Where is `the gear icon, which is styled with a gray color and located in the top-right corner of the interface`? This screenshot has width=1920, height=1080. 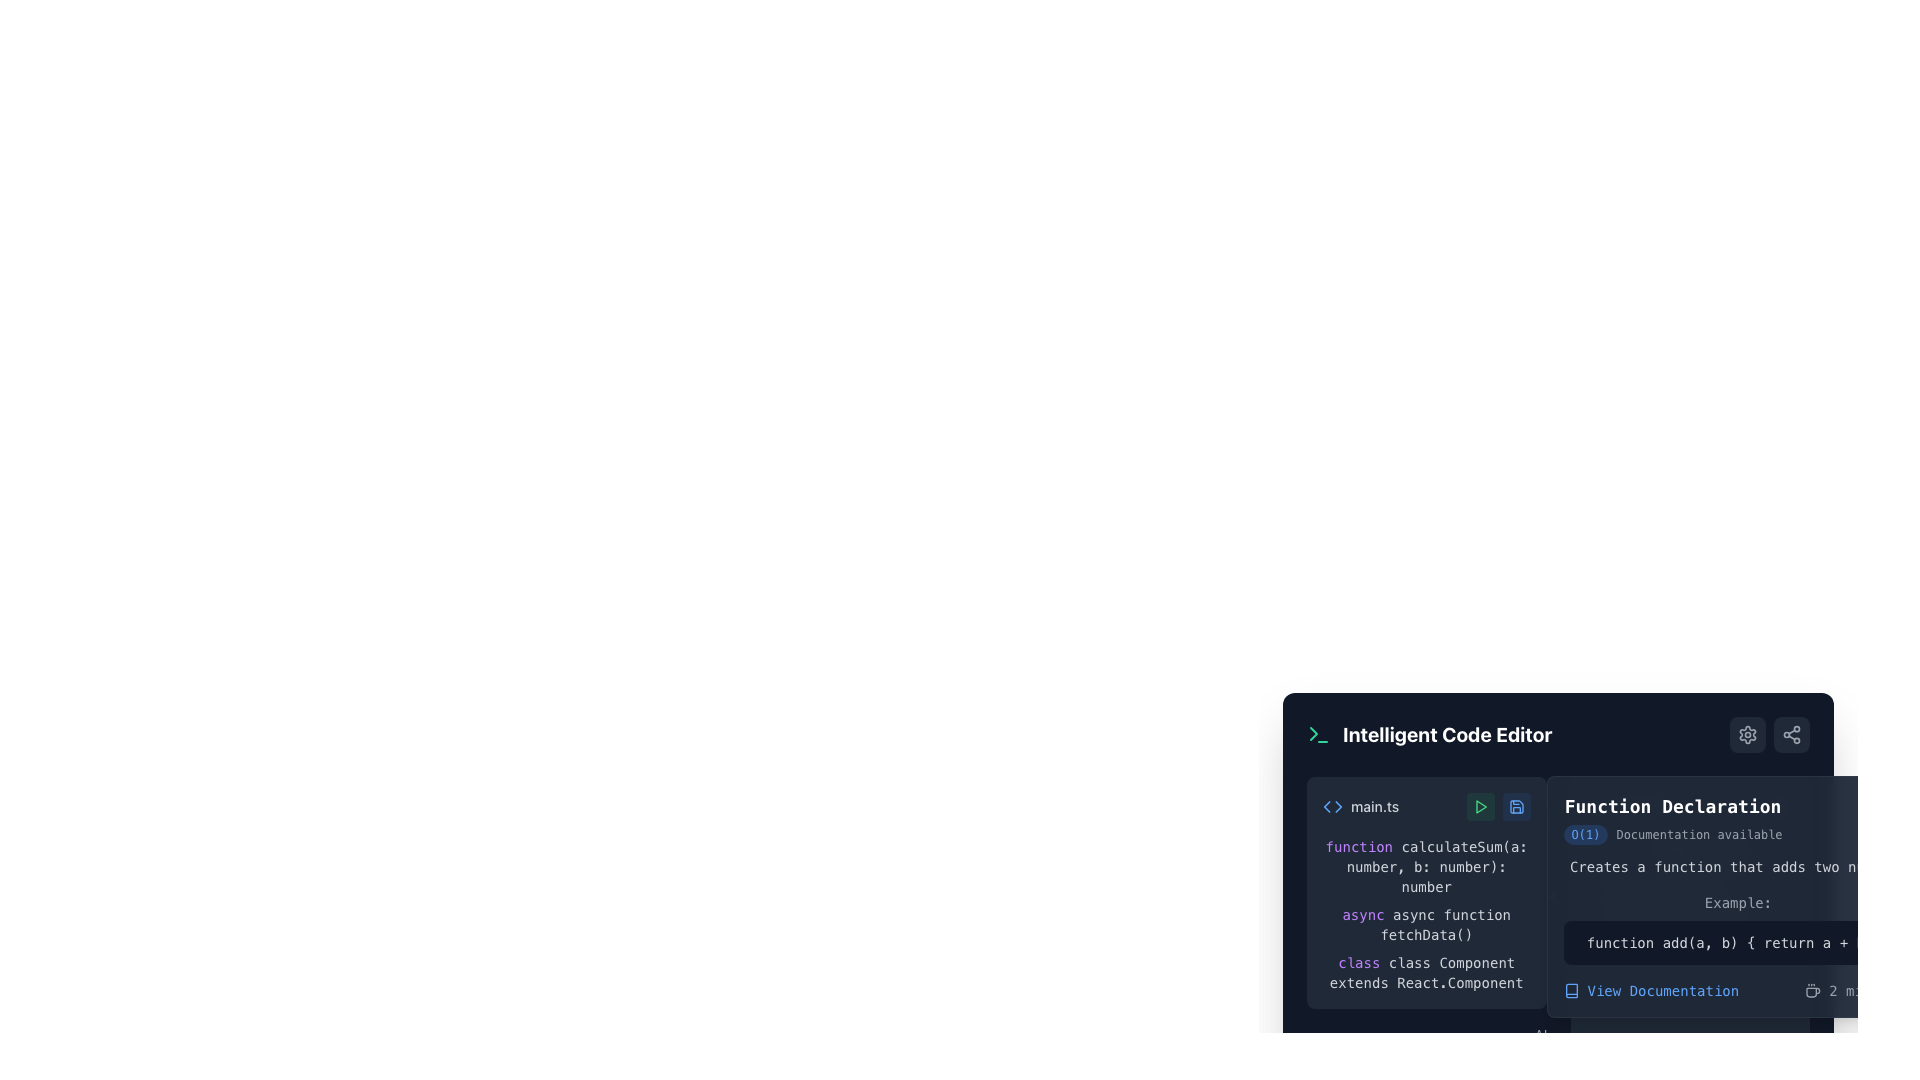
the gear icon, which is styled with a gray color and located in the top-right corner of the interface is located at coordinates (1746, 735).